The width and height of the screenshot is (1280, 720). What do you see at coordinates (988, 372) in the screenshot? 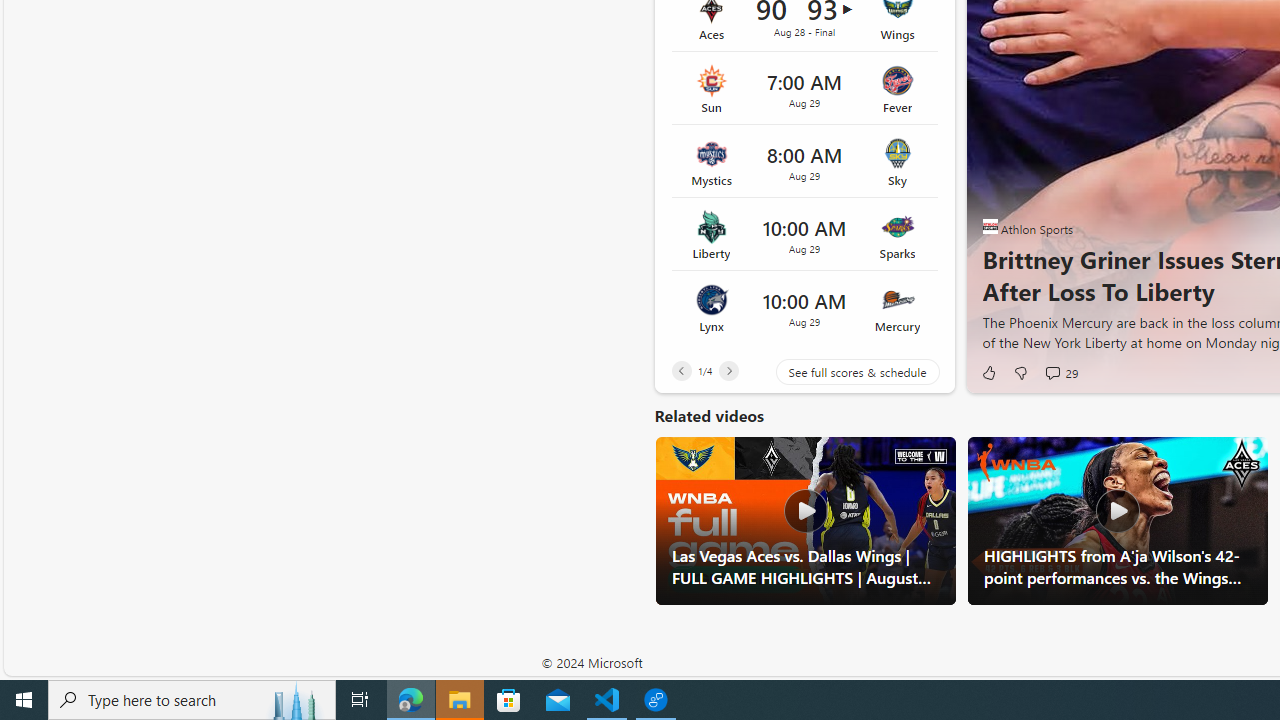
I see `'Like'` at bounding box center [988, 372].